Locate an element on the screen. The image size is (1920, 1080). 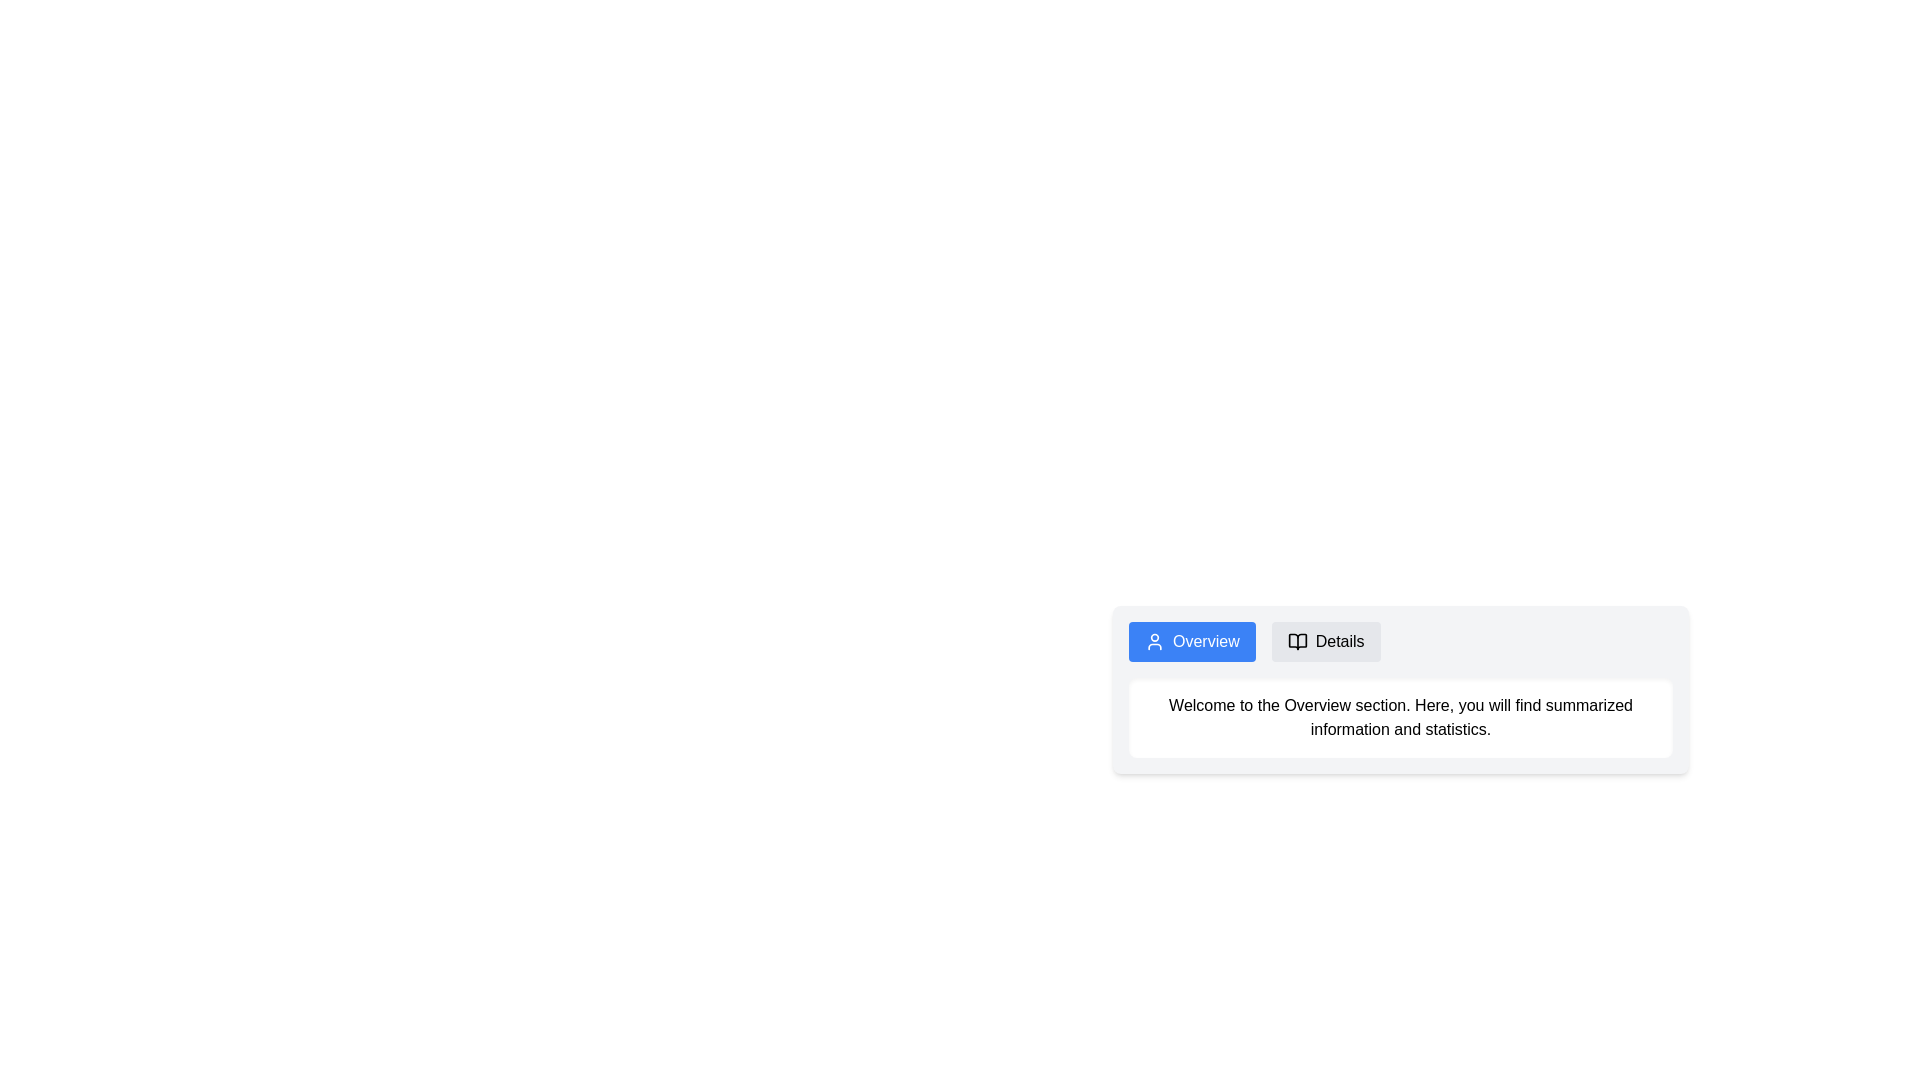
the 'Details' button, which is a rectangular button with a light gray background and an open book icon, located to the right of the 'Overview' button is located at coordinates (1326, 641).